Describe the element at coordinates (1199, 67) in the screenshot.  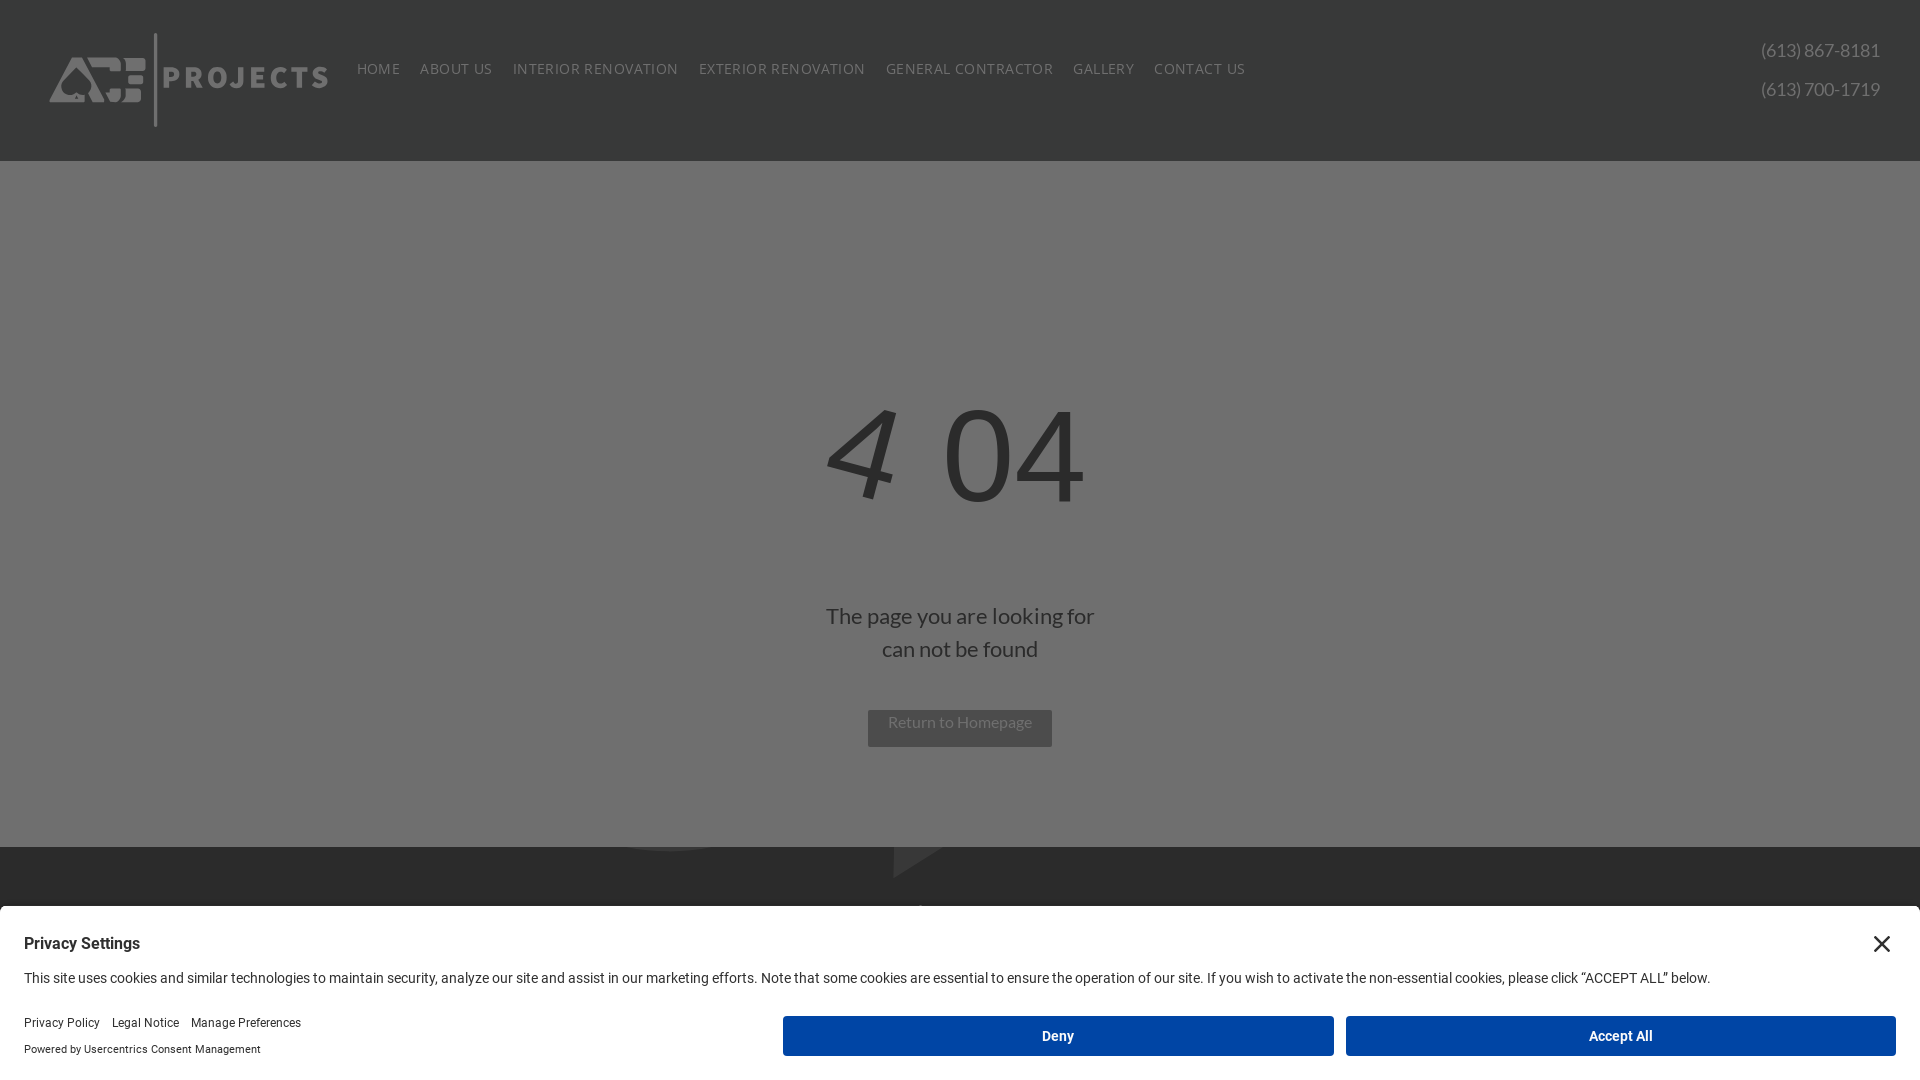
I see `'CONTACT US'` at that location.